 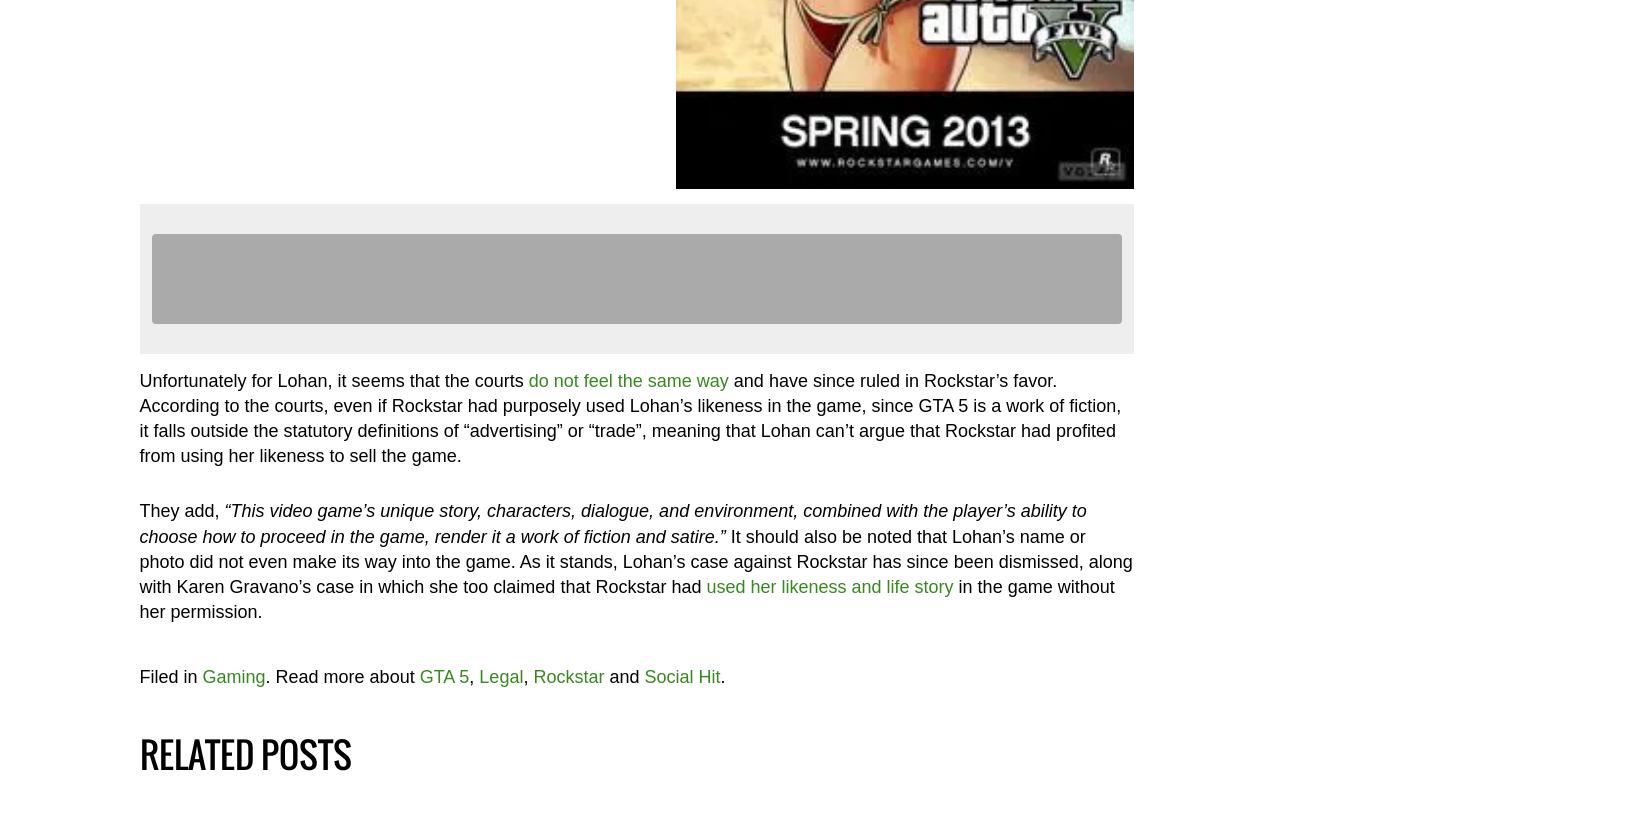 I want to click on '. Read more about', so click(x=264, y=675).